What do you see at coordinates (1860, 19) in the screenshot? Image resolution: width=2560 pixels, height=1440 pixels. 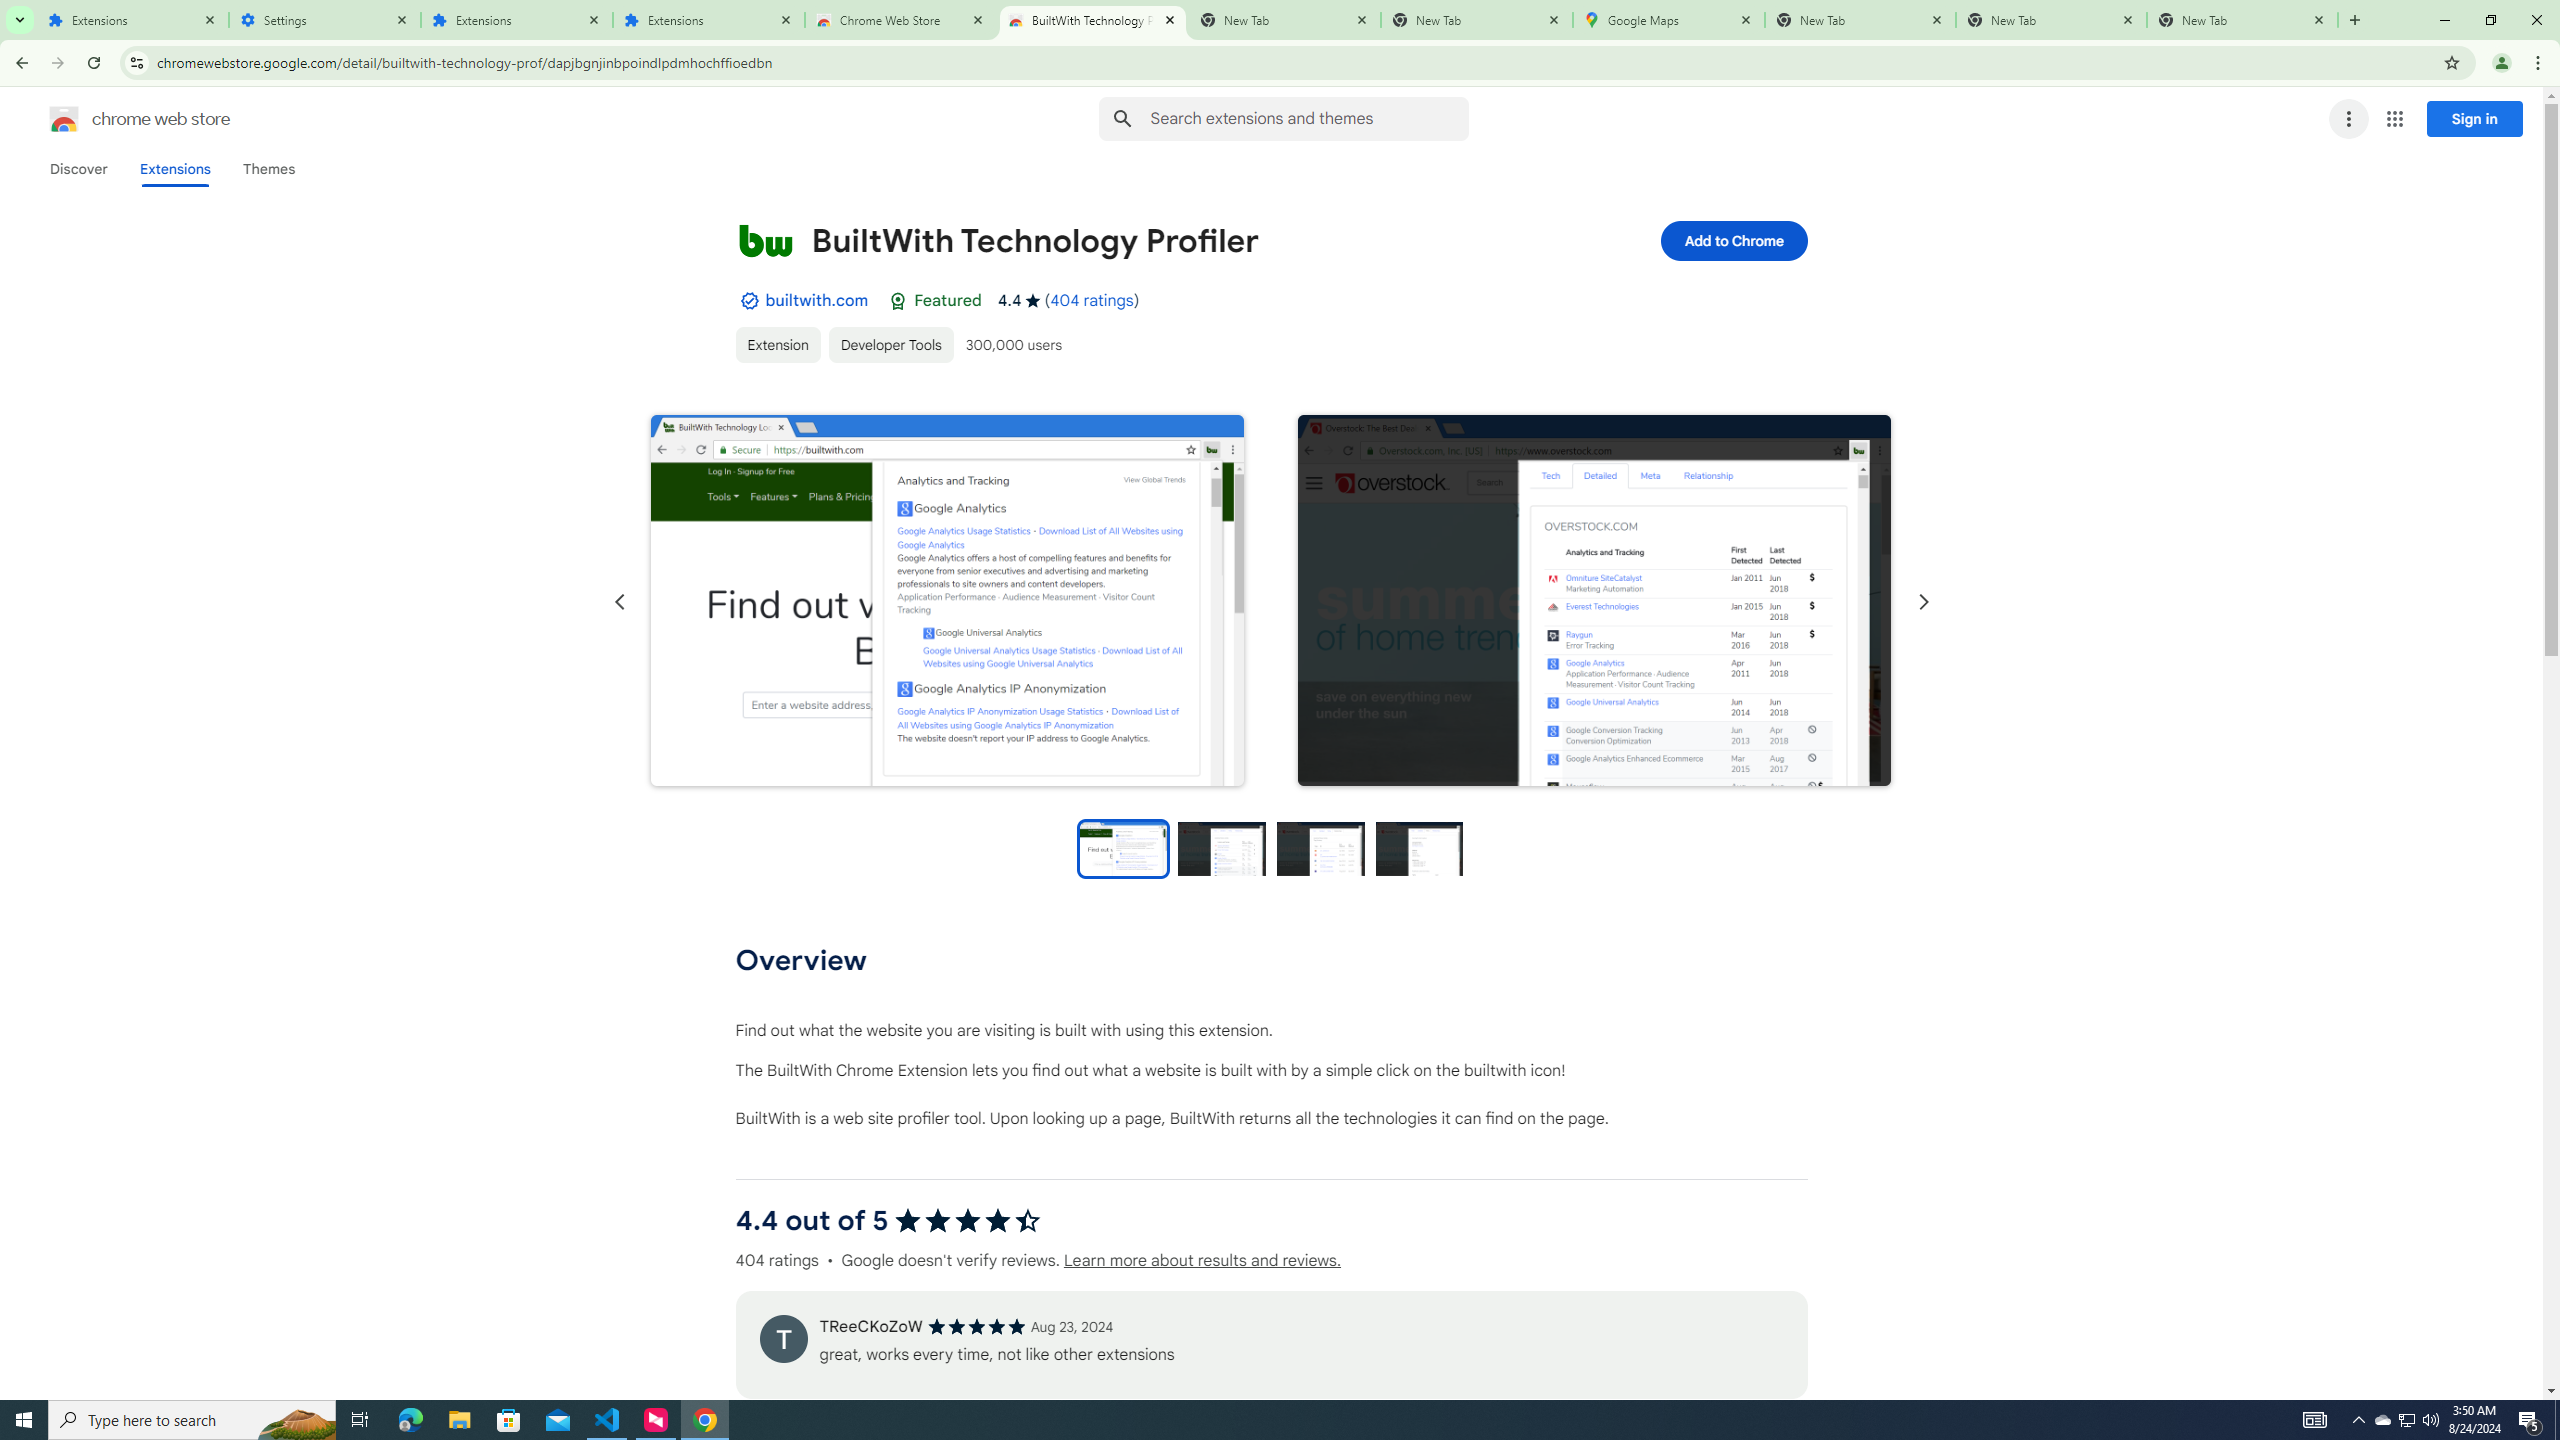 I see `'New Tab'` at bounding box center [1860, 19].